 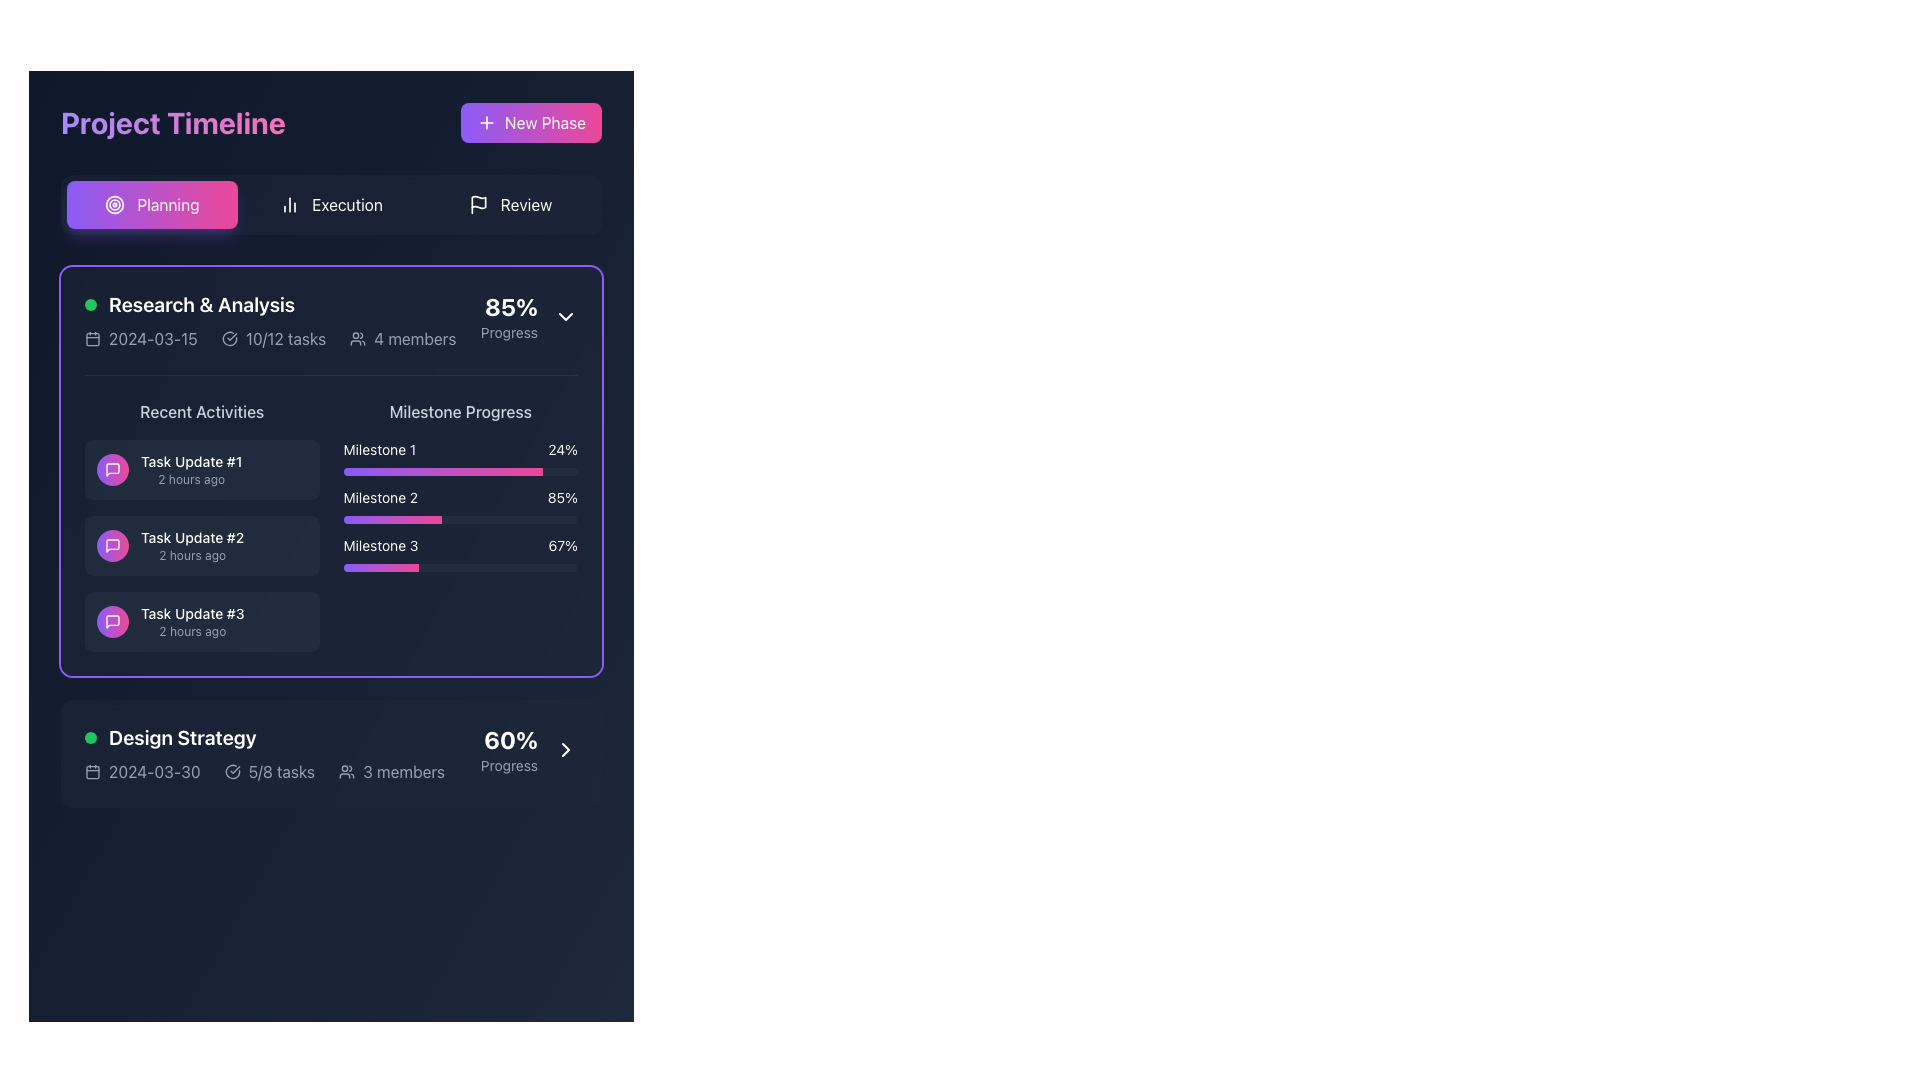 What do you see at coordinates (141, 770) in the screenshot?
I see `the Text label displaying the date associated with the design strategy entry in the project timeline, located in the 'Design Strategy' group as the leftmost subcomponent` at bounding box center [141, 770].